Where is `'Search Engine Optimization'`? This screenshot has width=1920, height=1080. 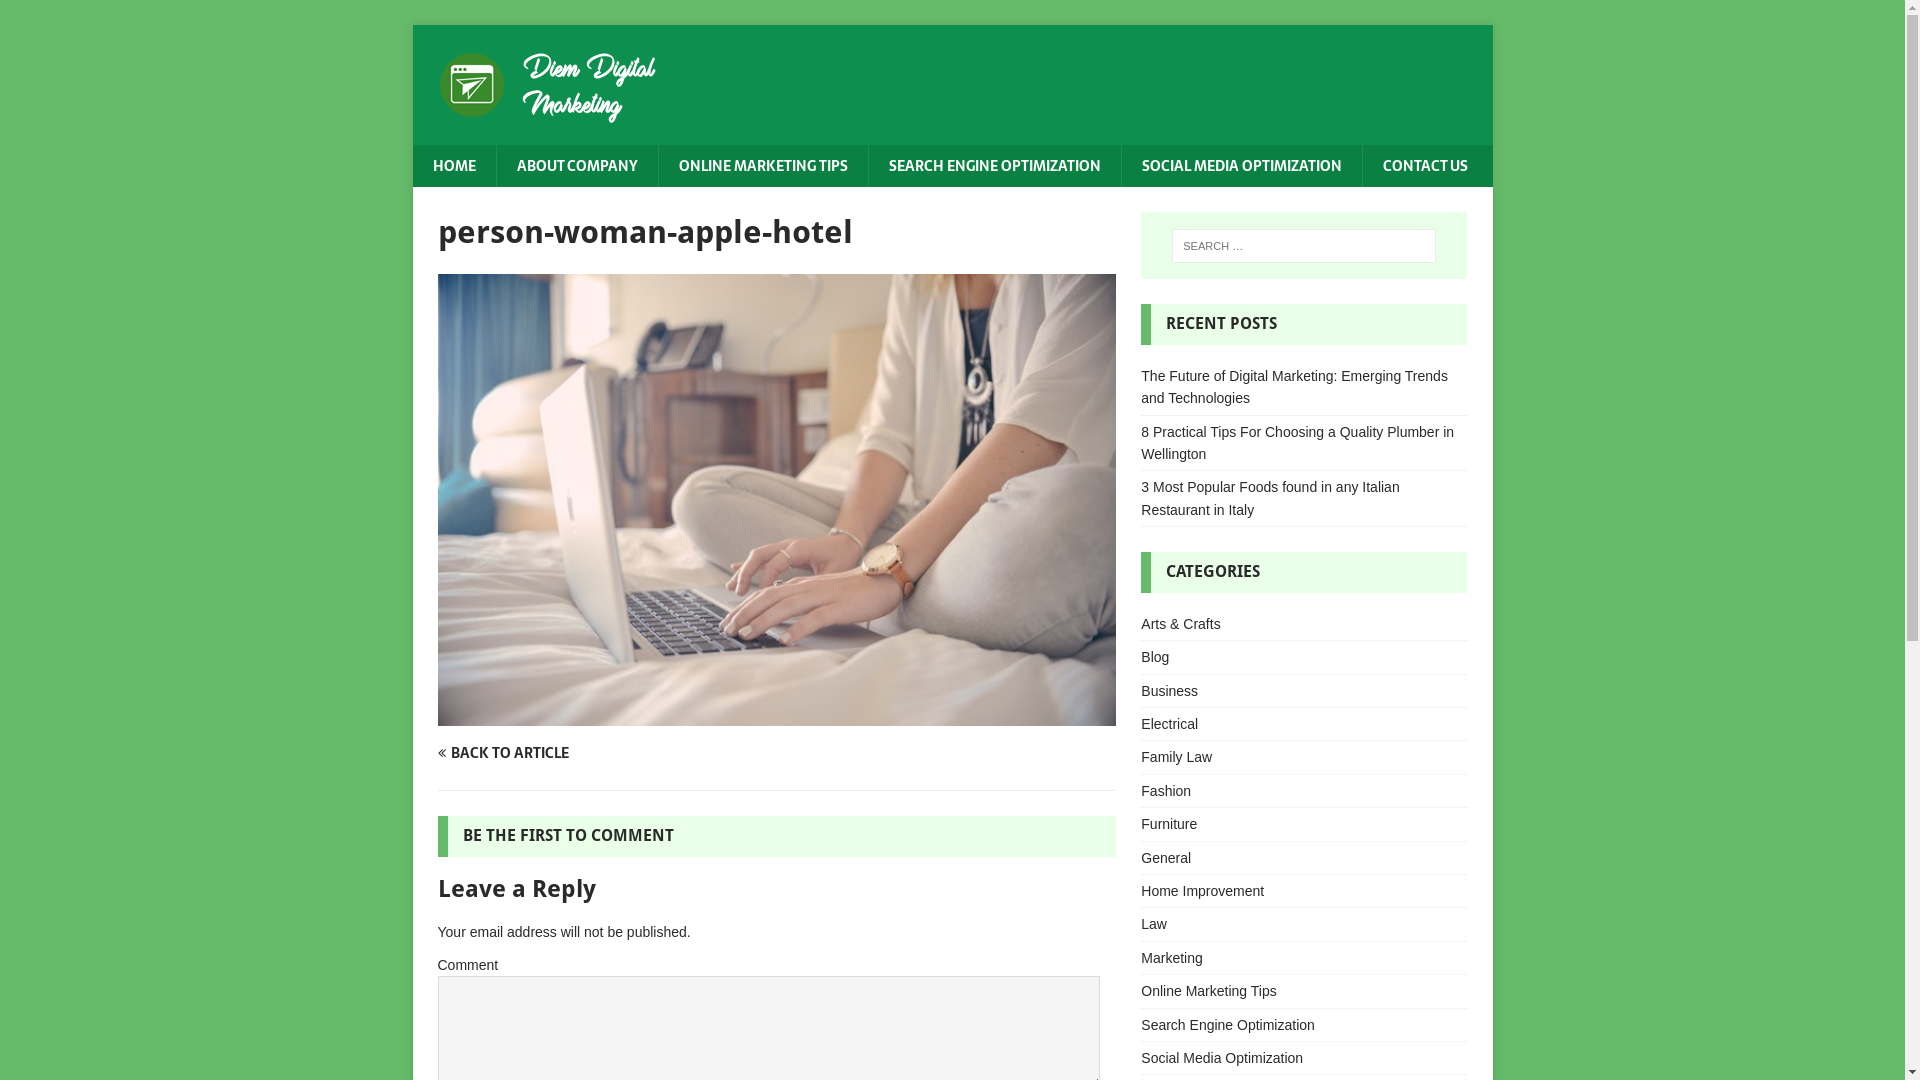
'Search Engine Optimization' is located at coordinates (1304, 1025).